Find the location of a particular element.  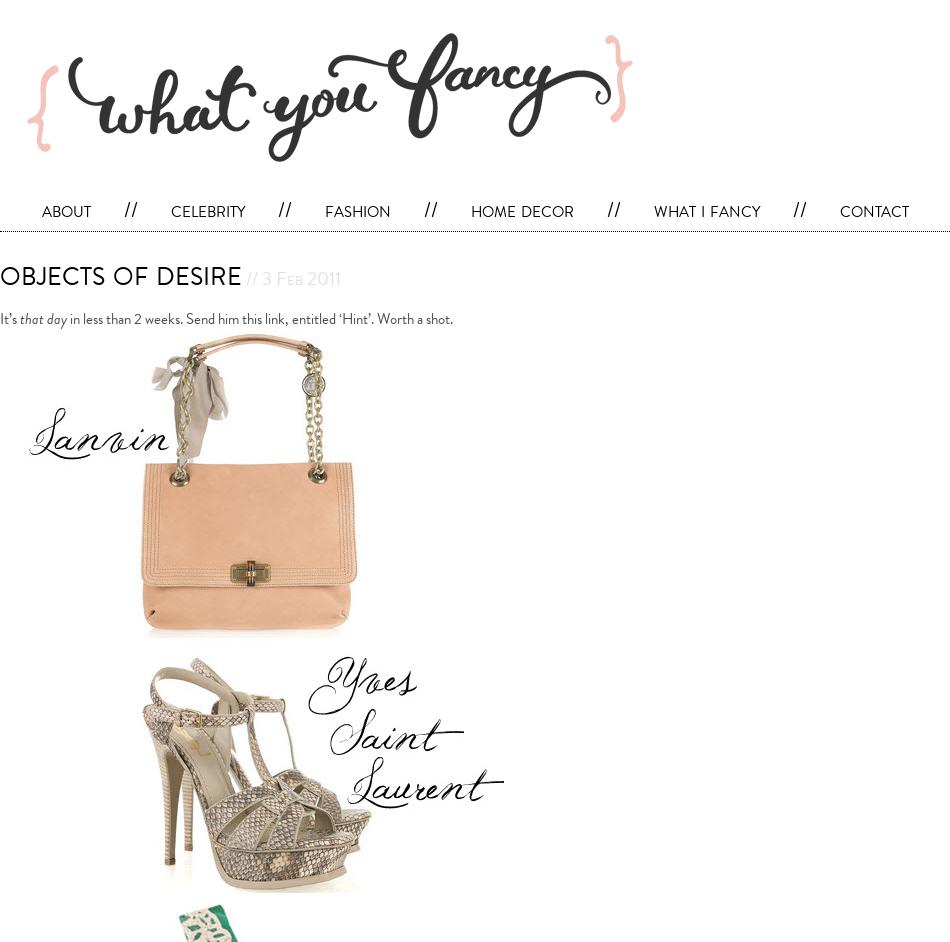

'celebrity' is located at coordinates (207, 209).